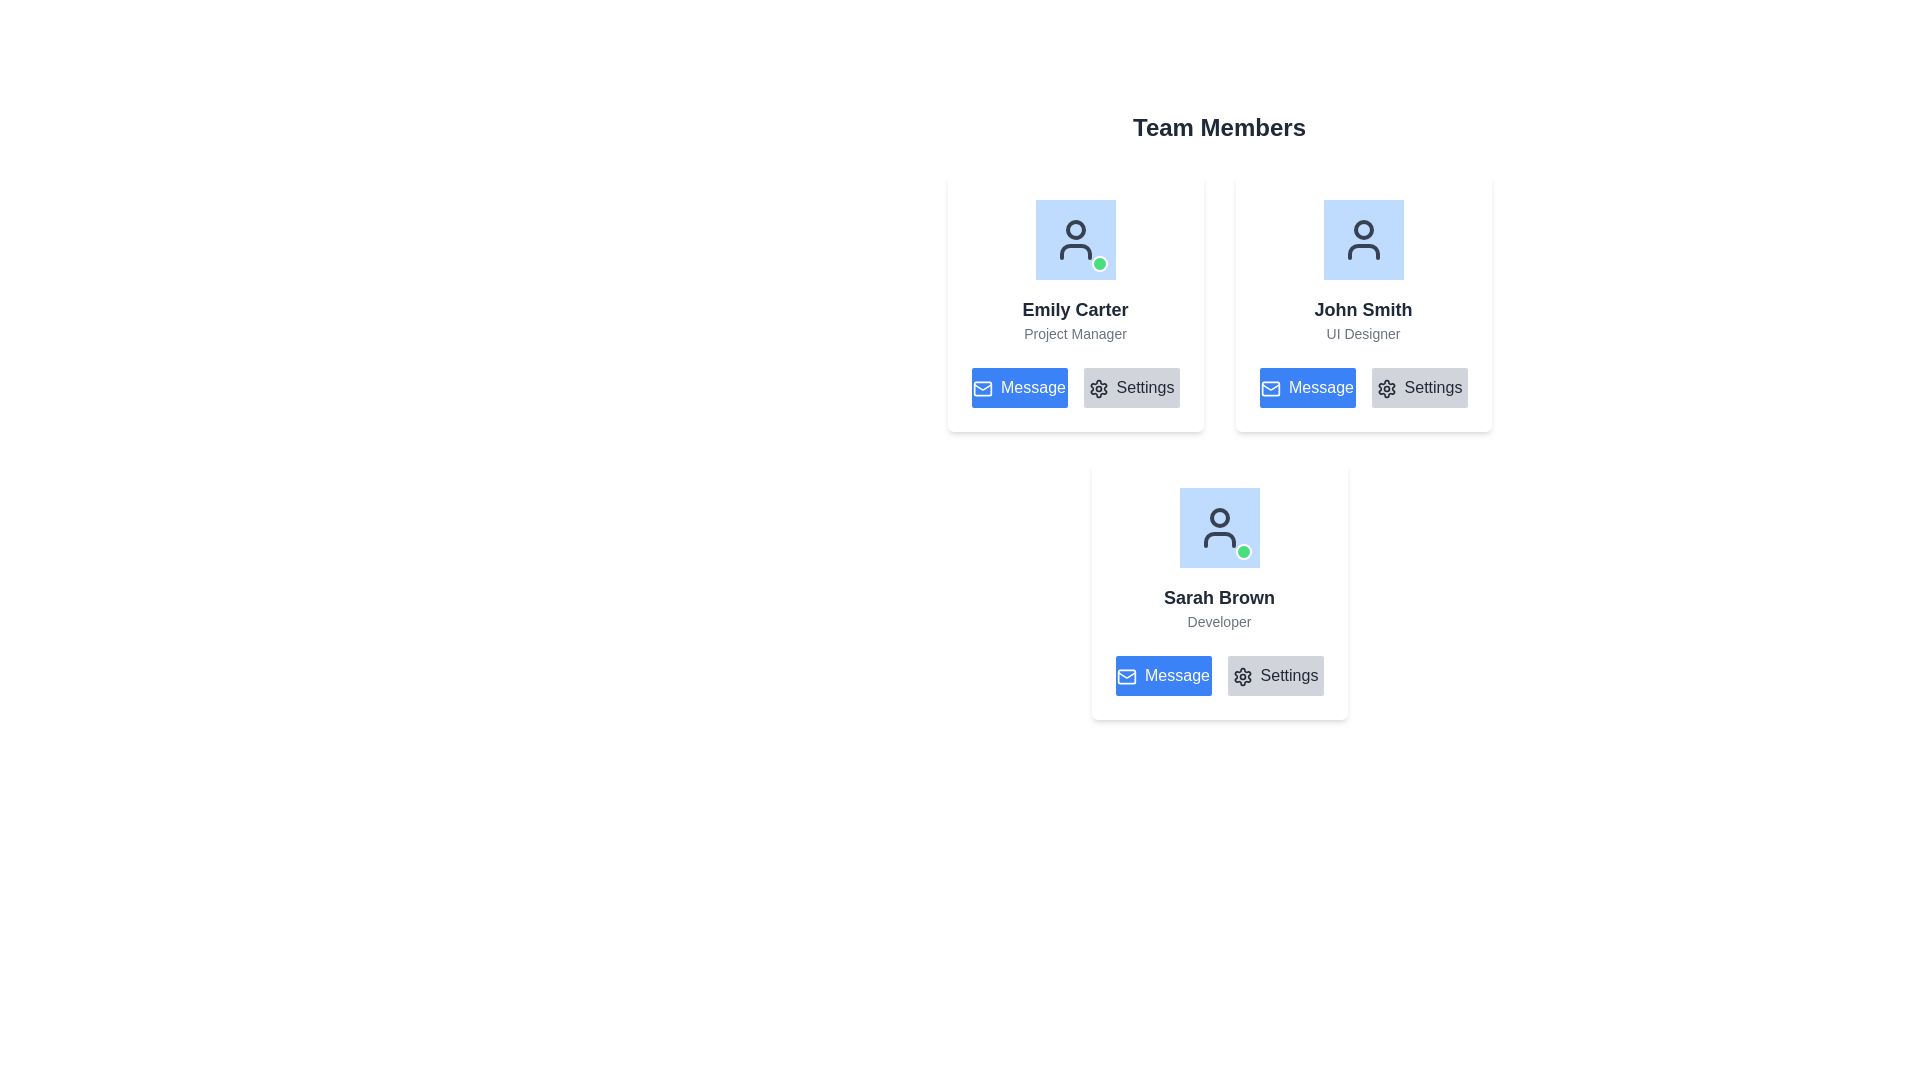  What do you see at coordinates (1074, 333) in the screenshot?
I see `the text label 'Project Manager' displayed in light gray, located directly below 'Emily Carter' in the member card` at bounding box center [1074, 333].